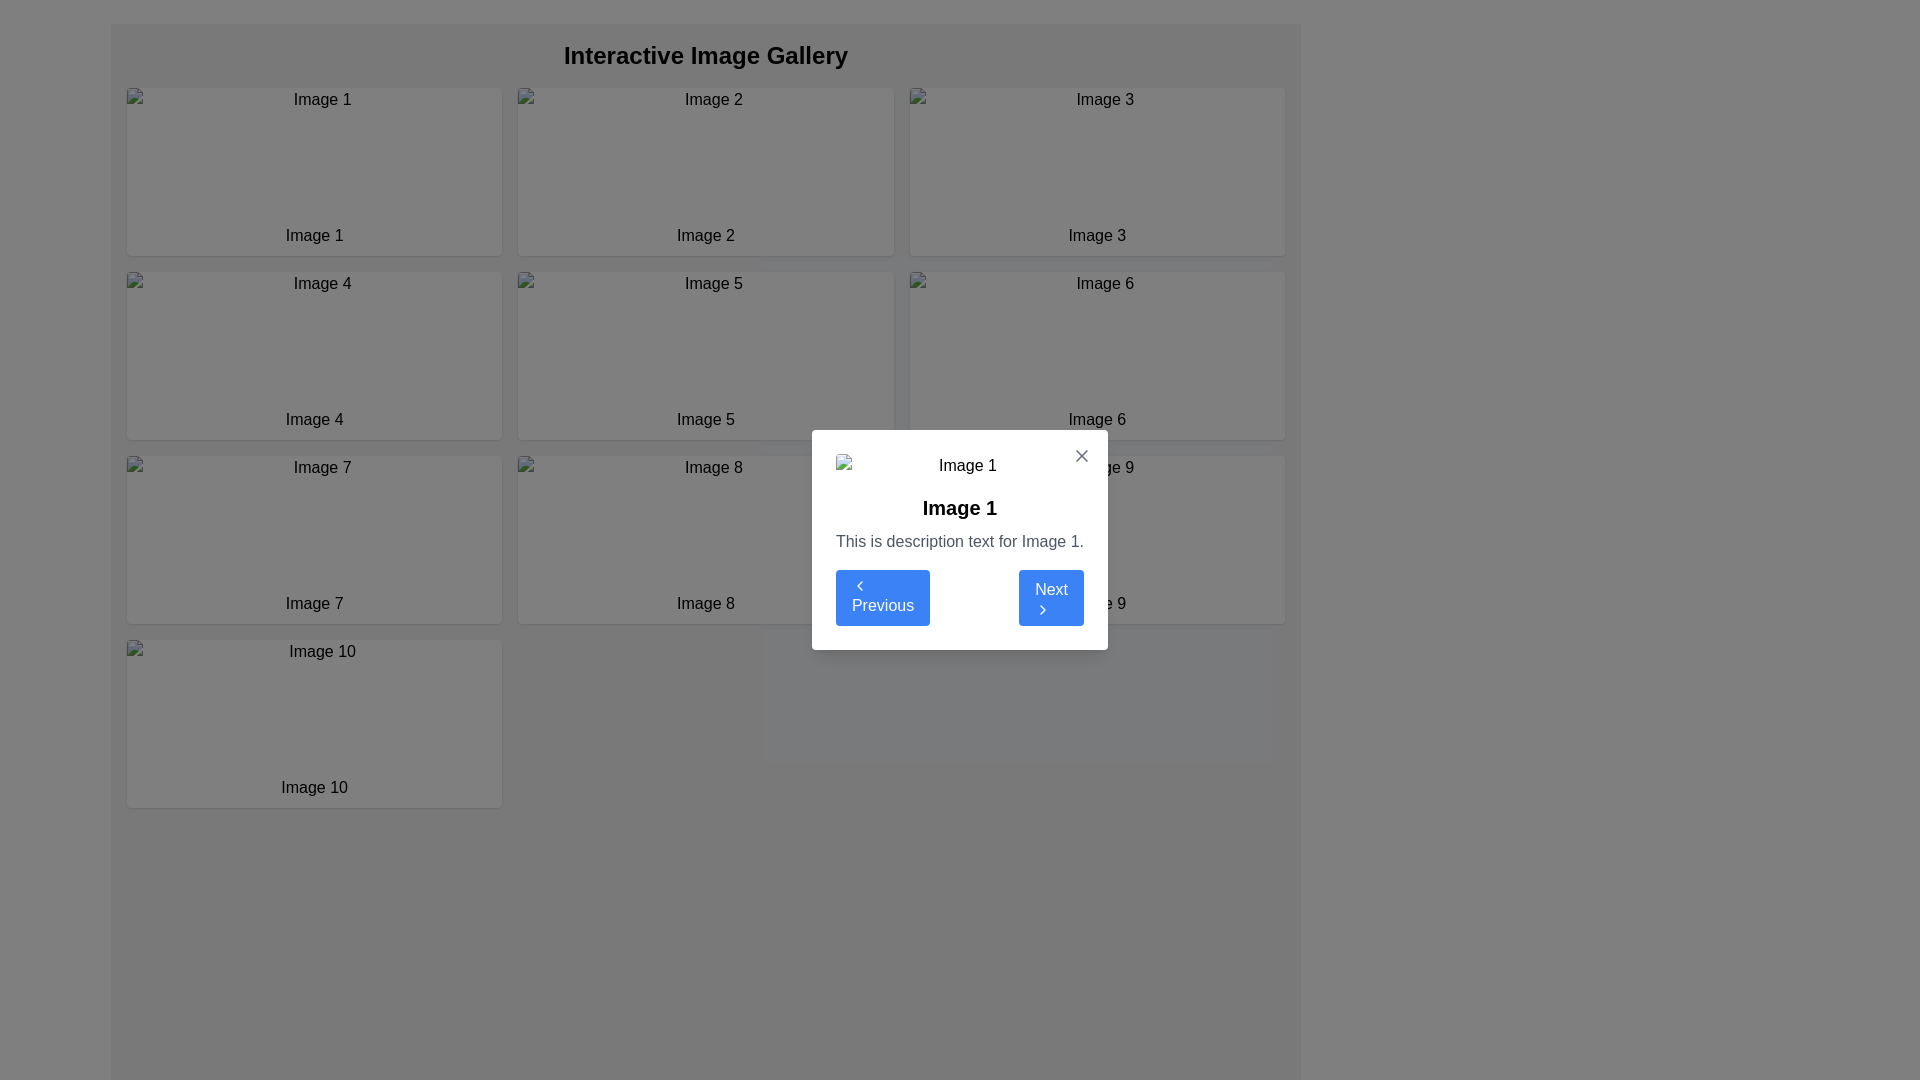  Describe the element at coordinates (1081, 455) in the screenshot. I see `the close button styled as a vector graphic icon in the top-right area of the modal dialog box` at that location.